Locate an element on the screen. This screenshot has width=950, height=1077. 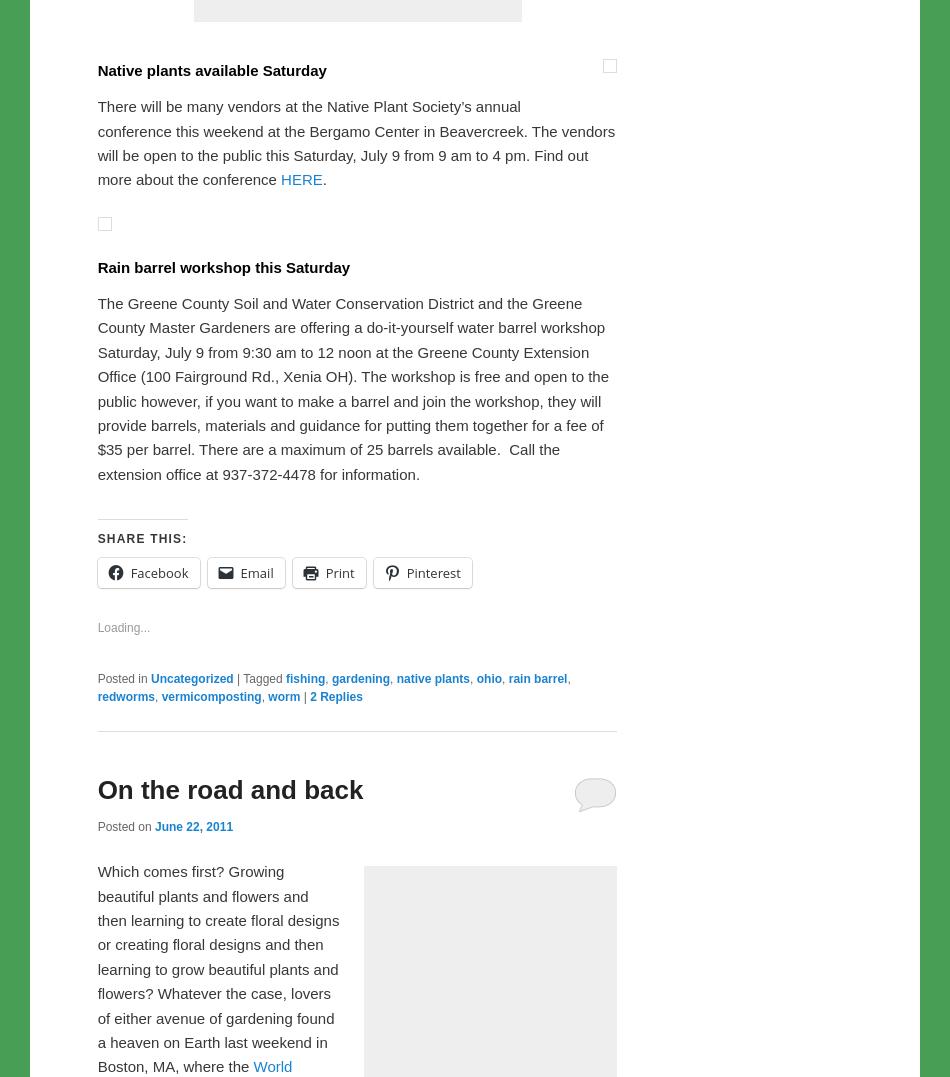
'Loading...' is located at coordinates (123, 1046).